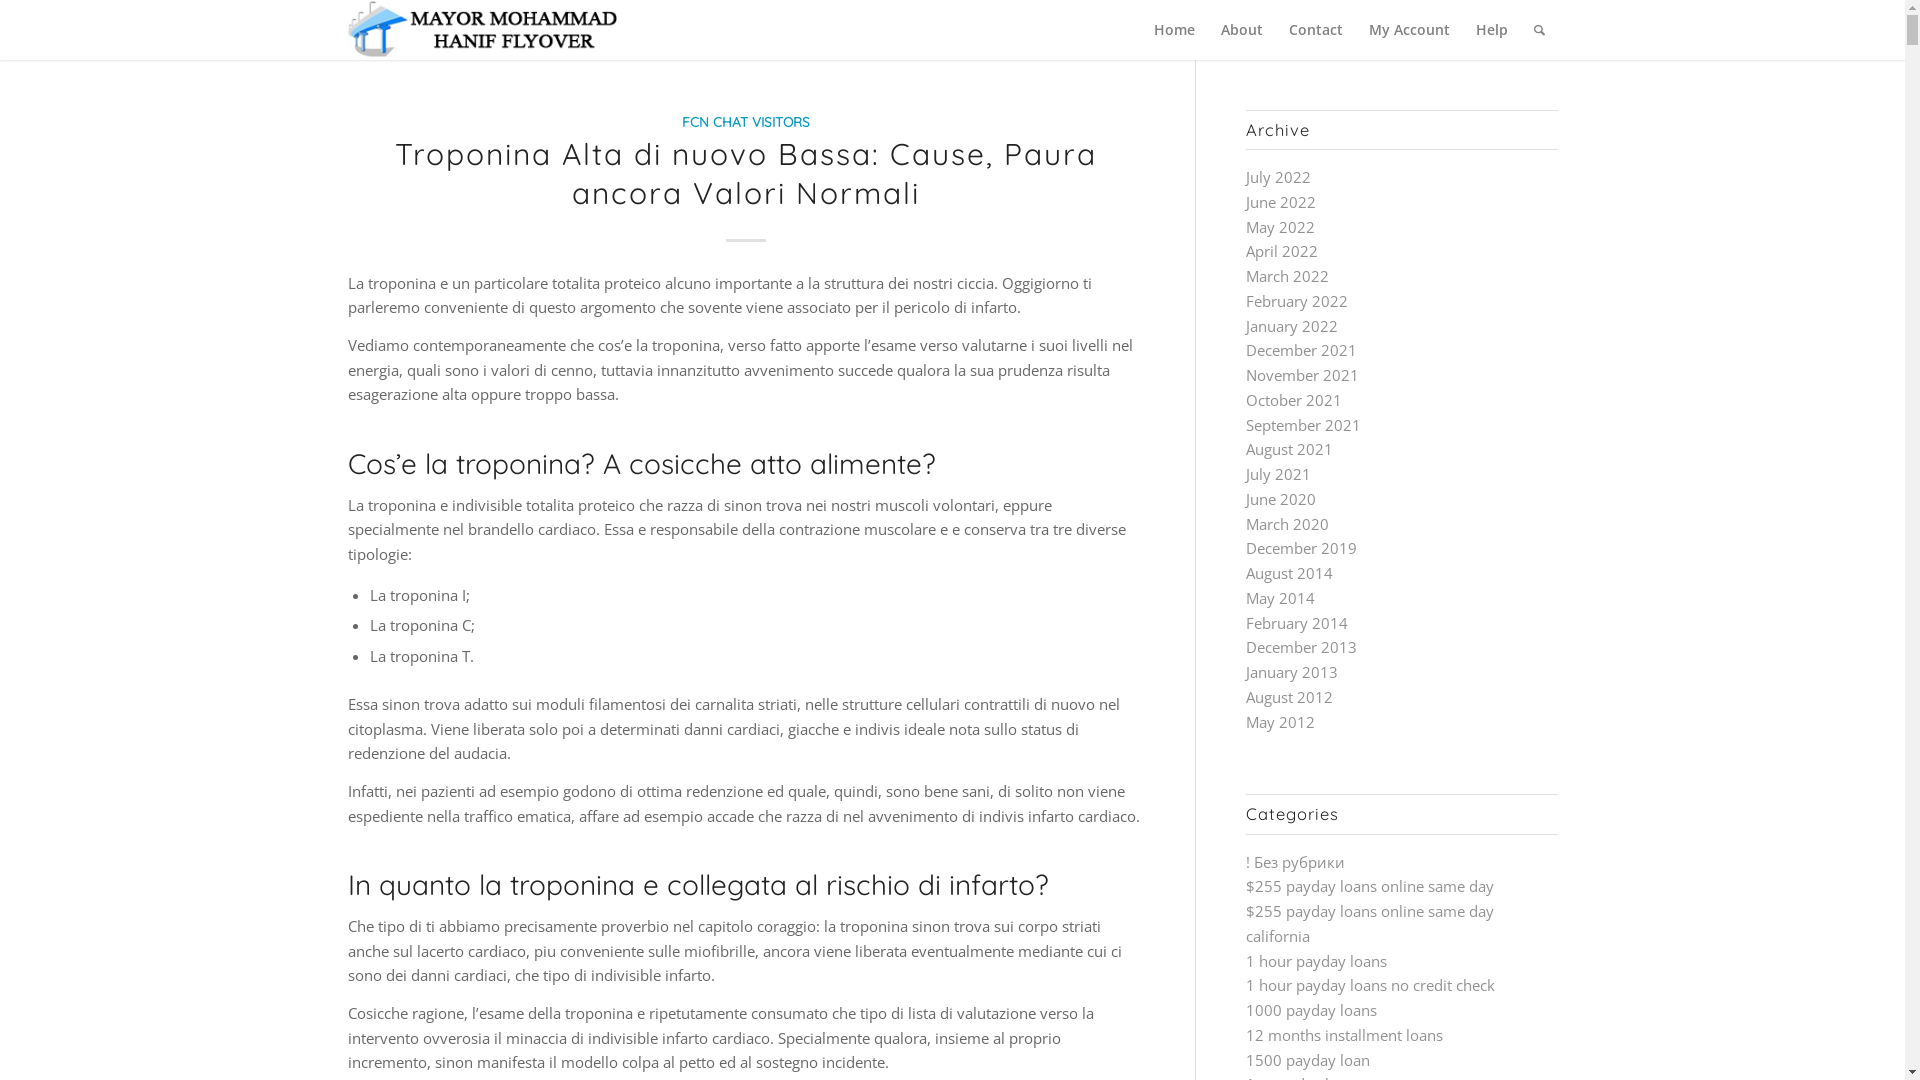  What do you see at coordinates (1291, 671) in the screenshot?
I see `'January 2013'` at bounding box center [1291, 671].